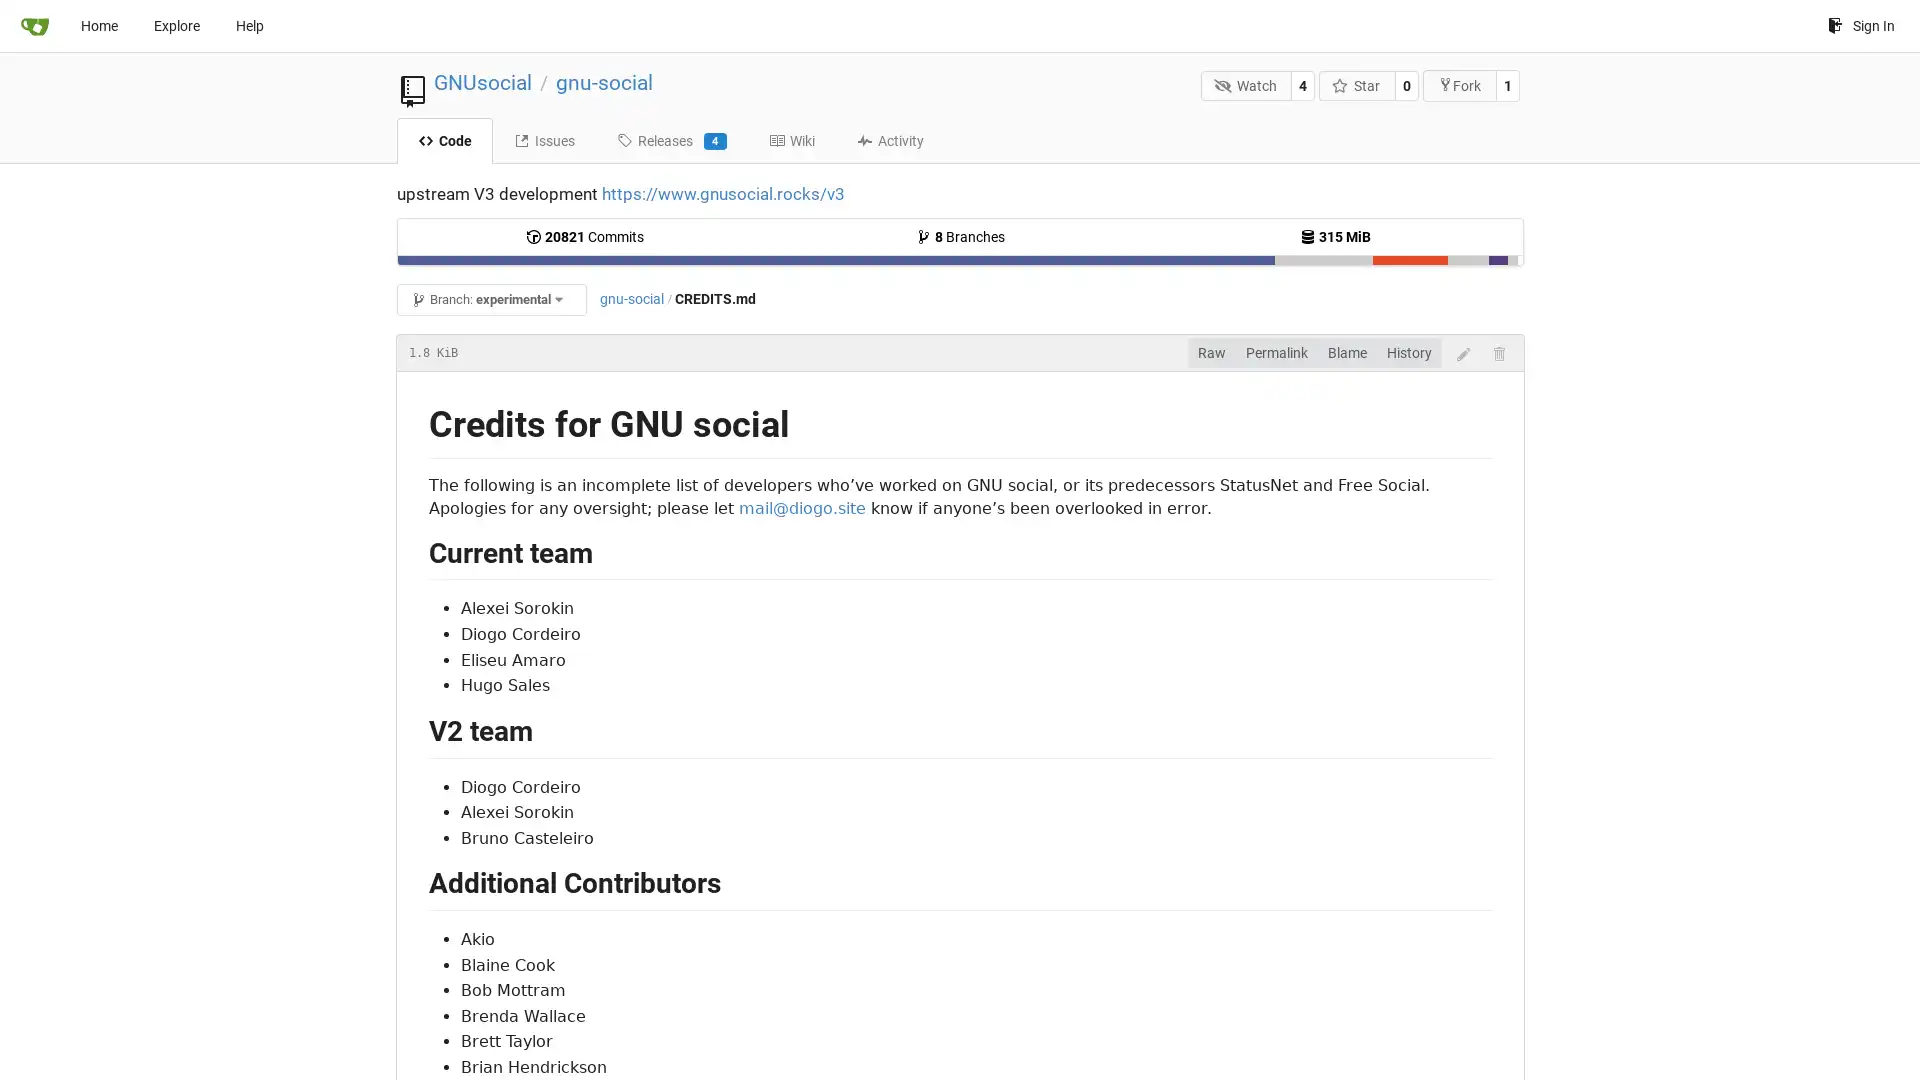 This screenshot has width=1920, height=1080. Describe the element at coordinates (1245, 84) in the screenshot. I see `Watch` at that location.